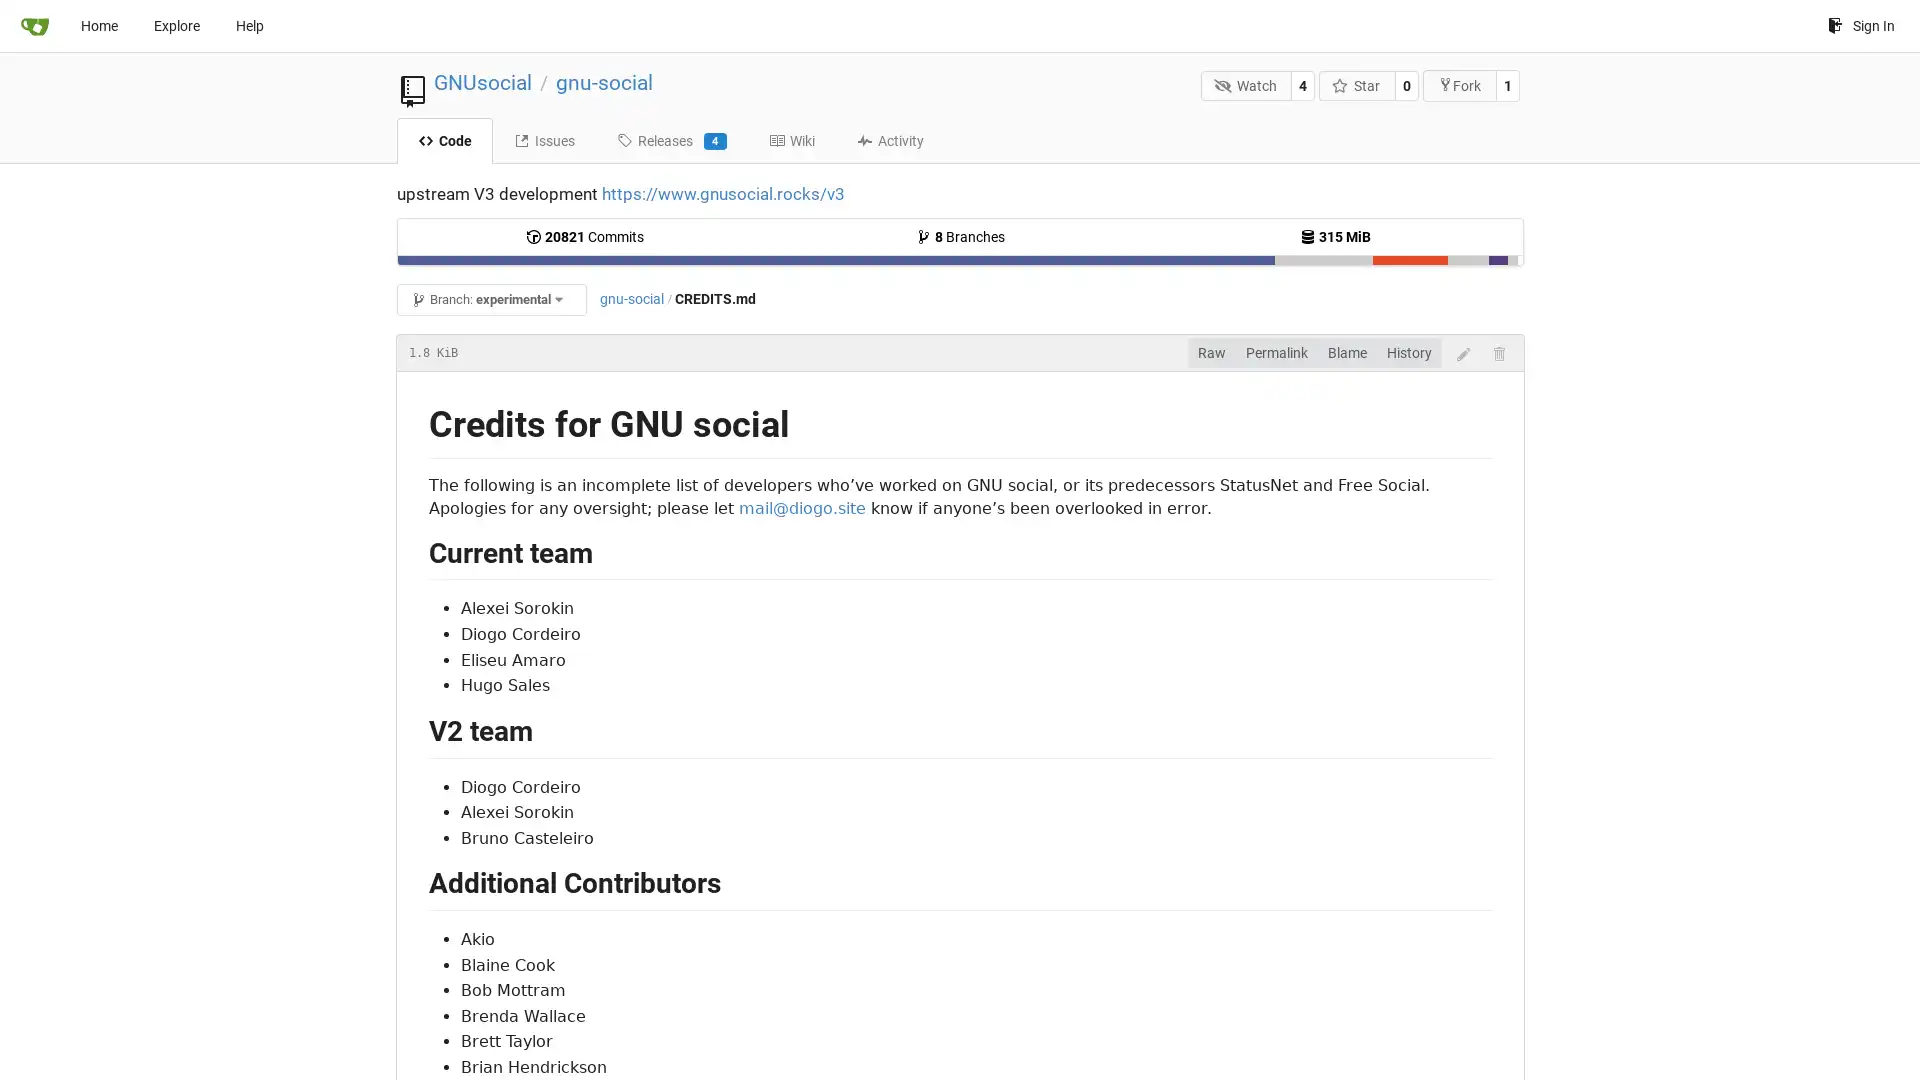 This screenshot has width=1920, height=1080. Describe the element at coordinates (1245, 84) in the screenshot. I see `Watch` at that location.